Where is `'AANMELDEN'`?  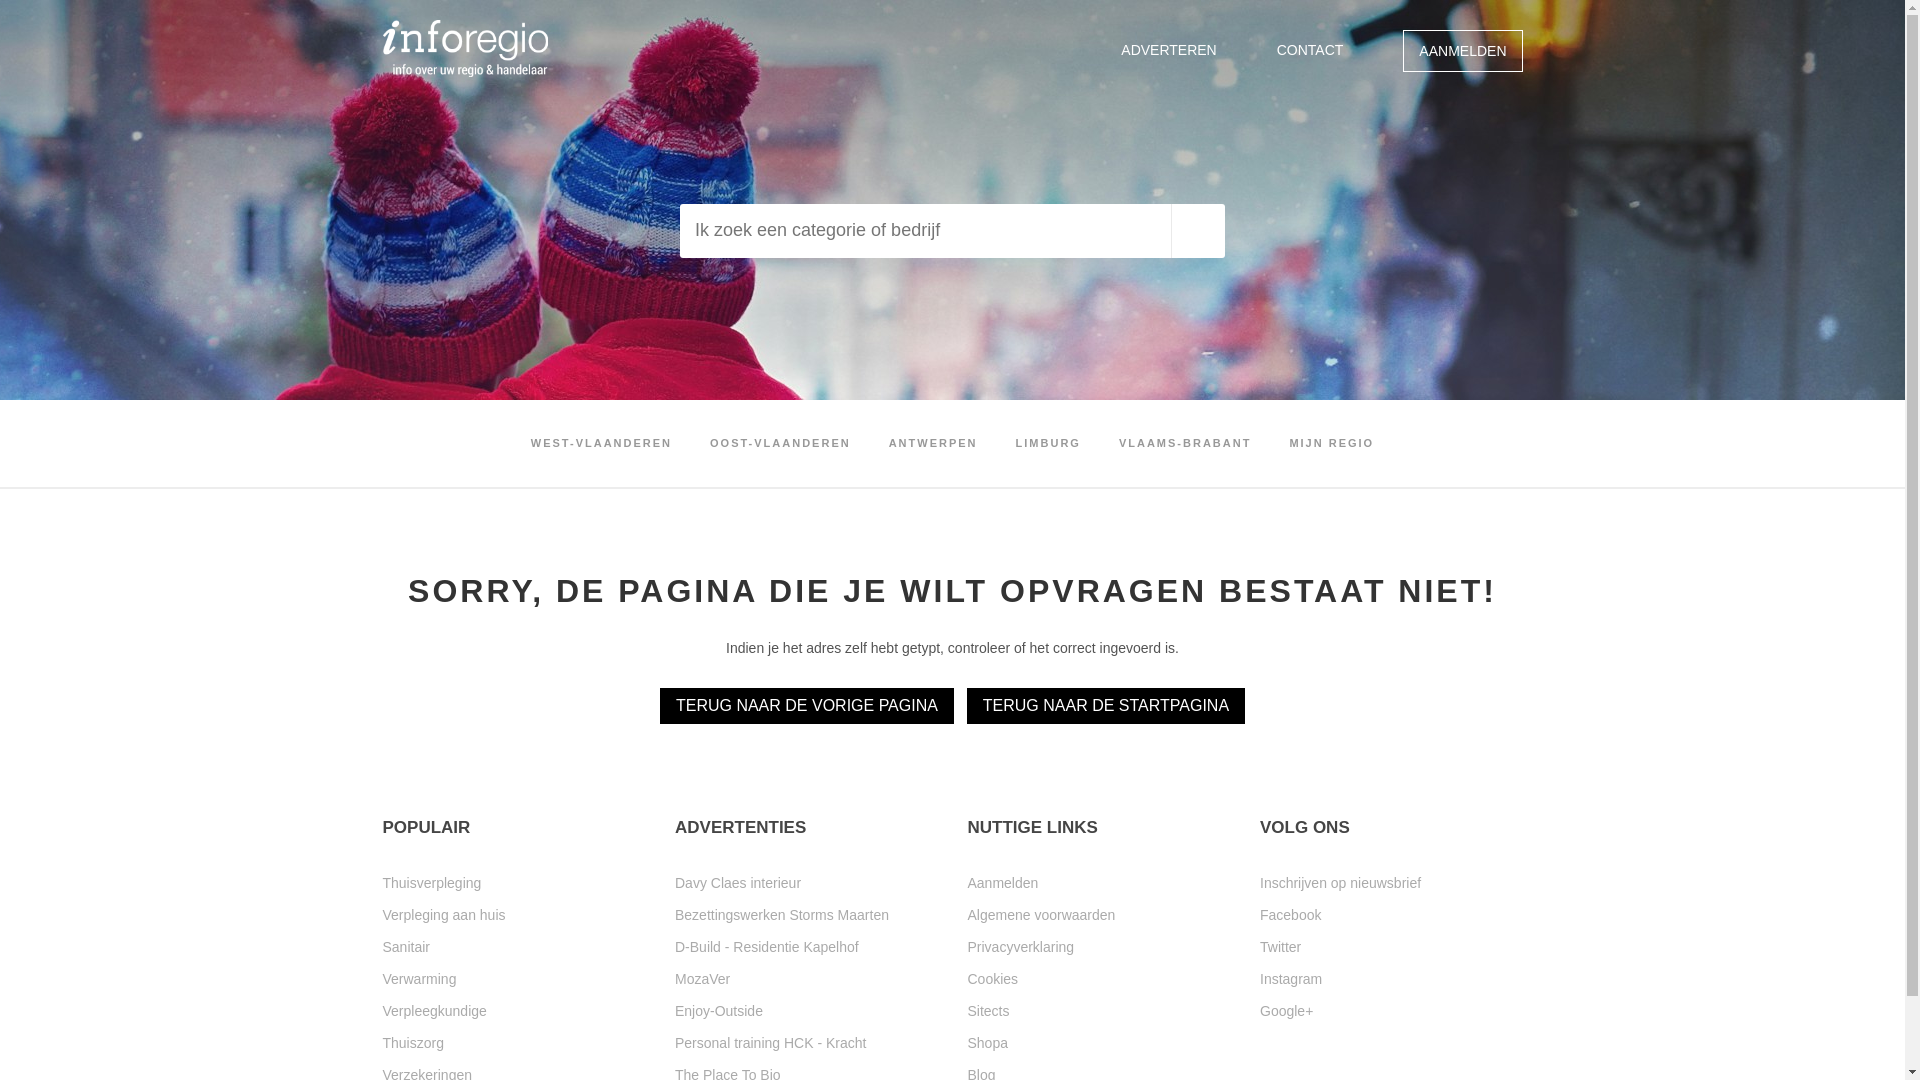 'AANMELDEN' is located at coordinates (1462, 49).